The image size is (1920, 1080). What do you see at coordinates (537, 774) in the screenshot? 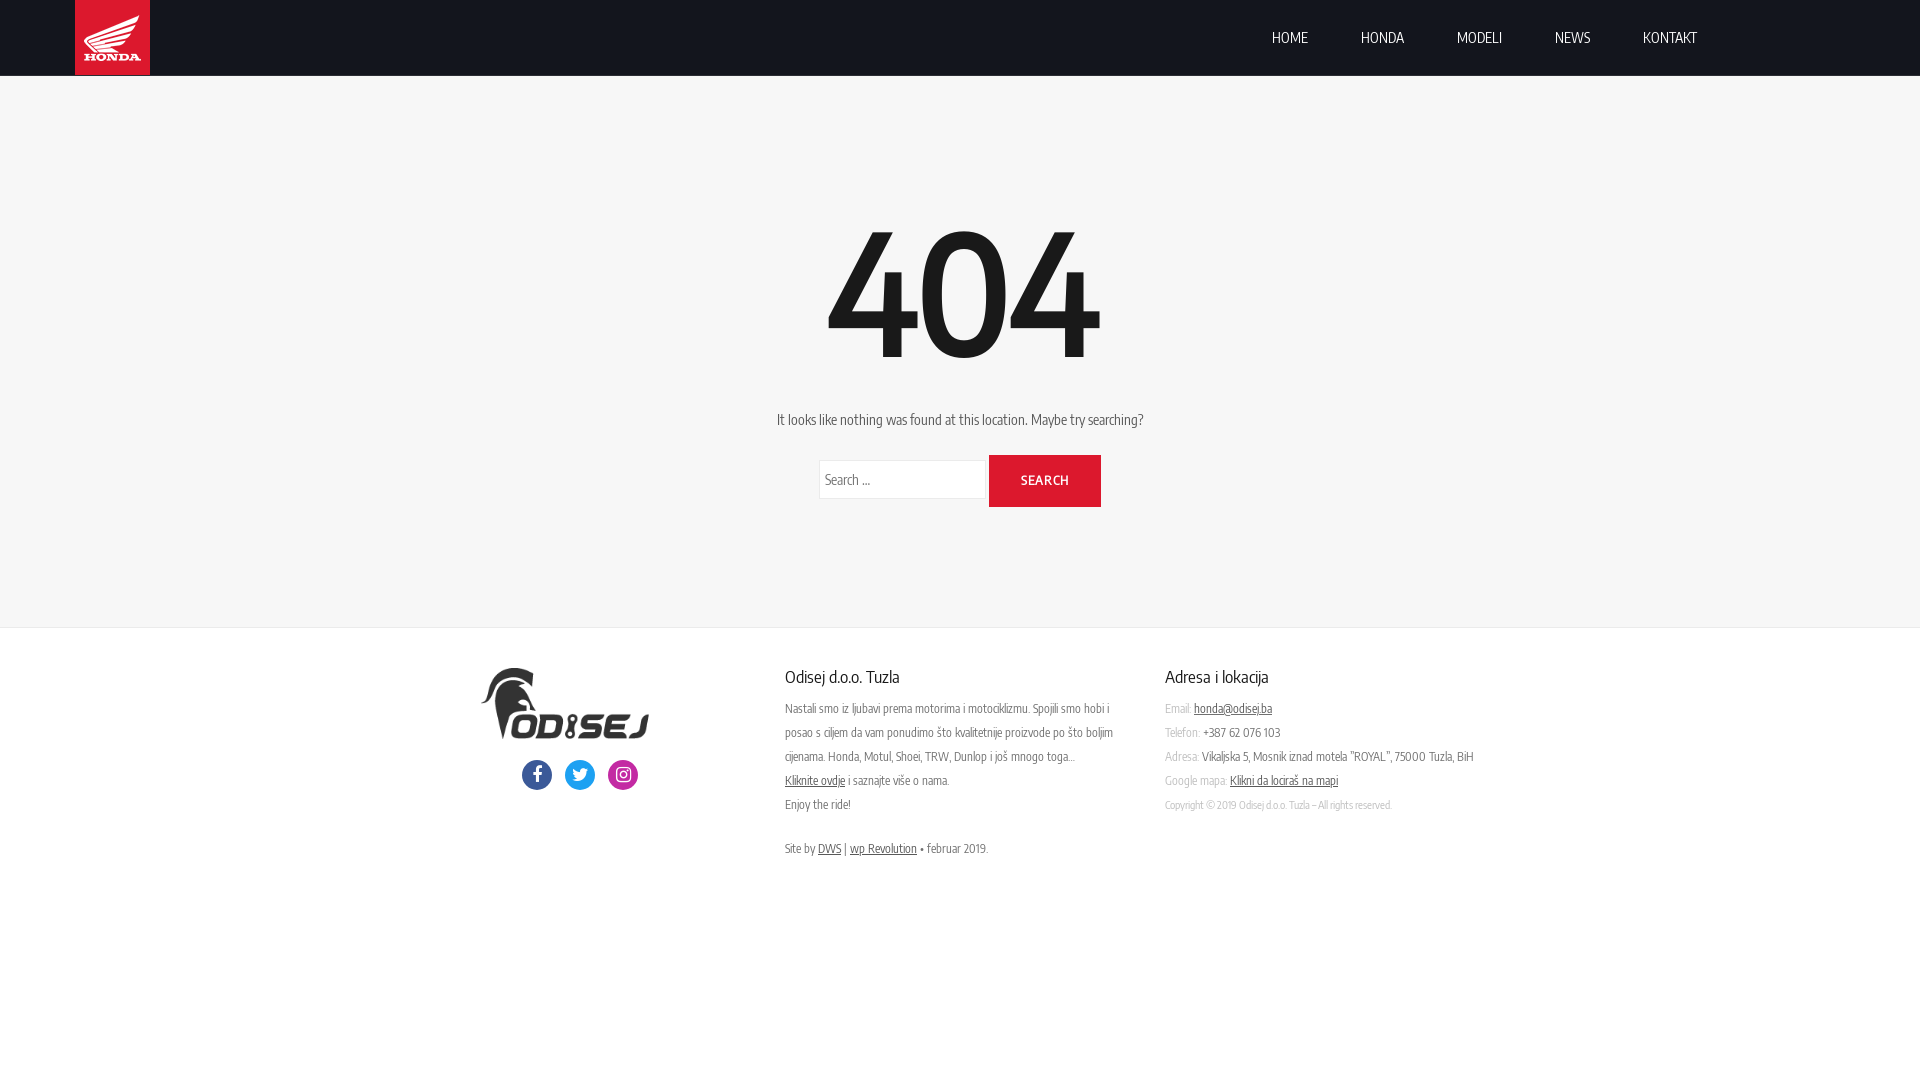
I see `'Facebook'` at bounding box center [537, 774].